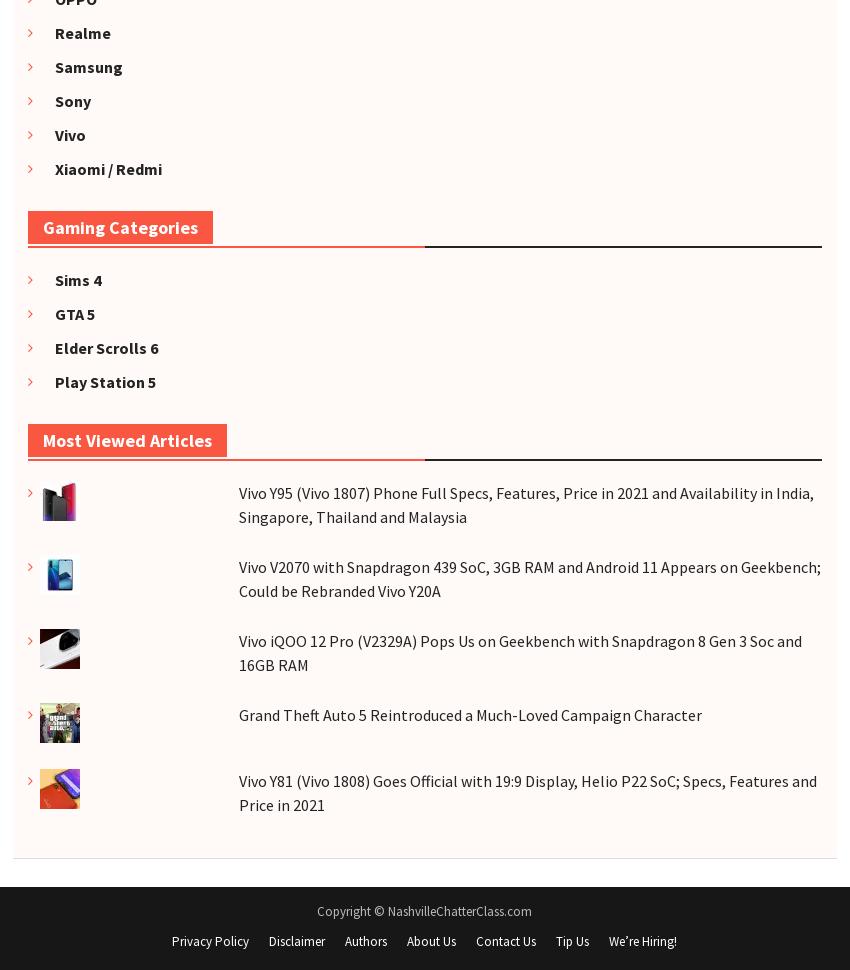 The image size is (850, 970). Describe the element at coordinates (643, 939) in the screenshot. I see `'We’re Hiring!'` at that location.